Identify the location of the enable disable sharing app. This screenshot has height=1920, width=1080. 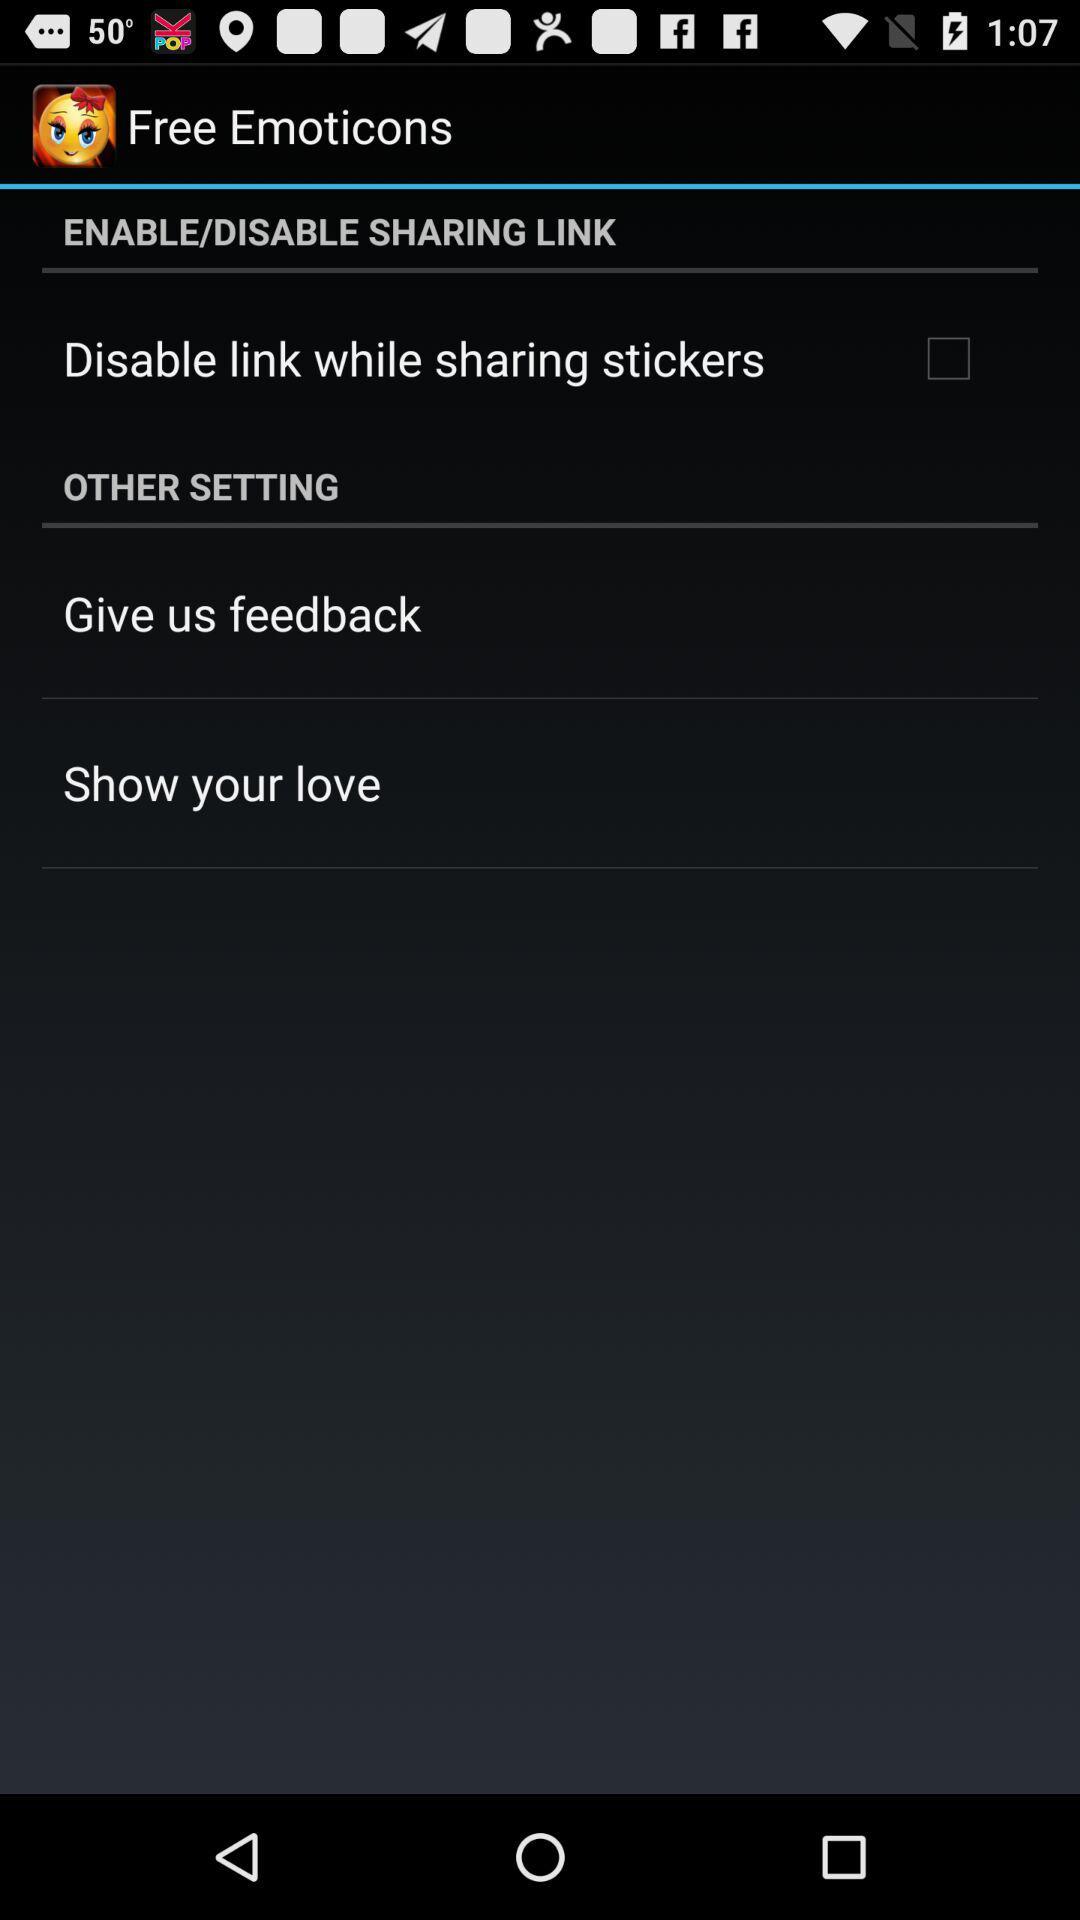
(540, 230).